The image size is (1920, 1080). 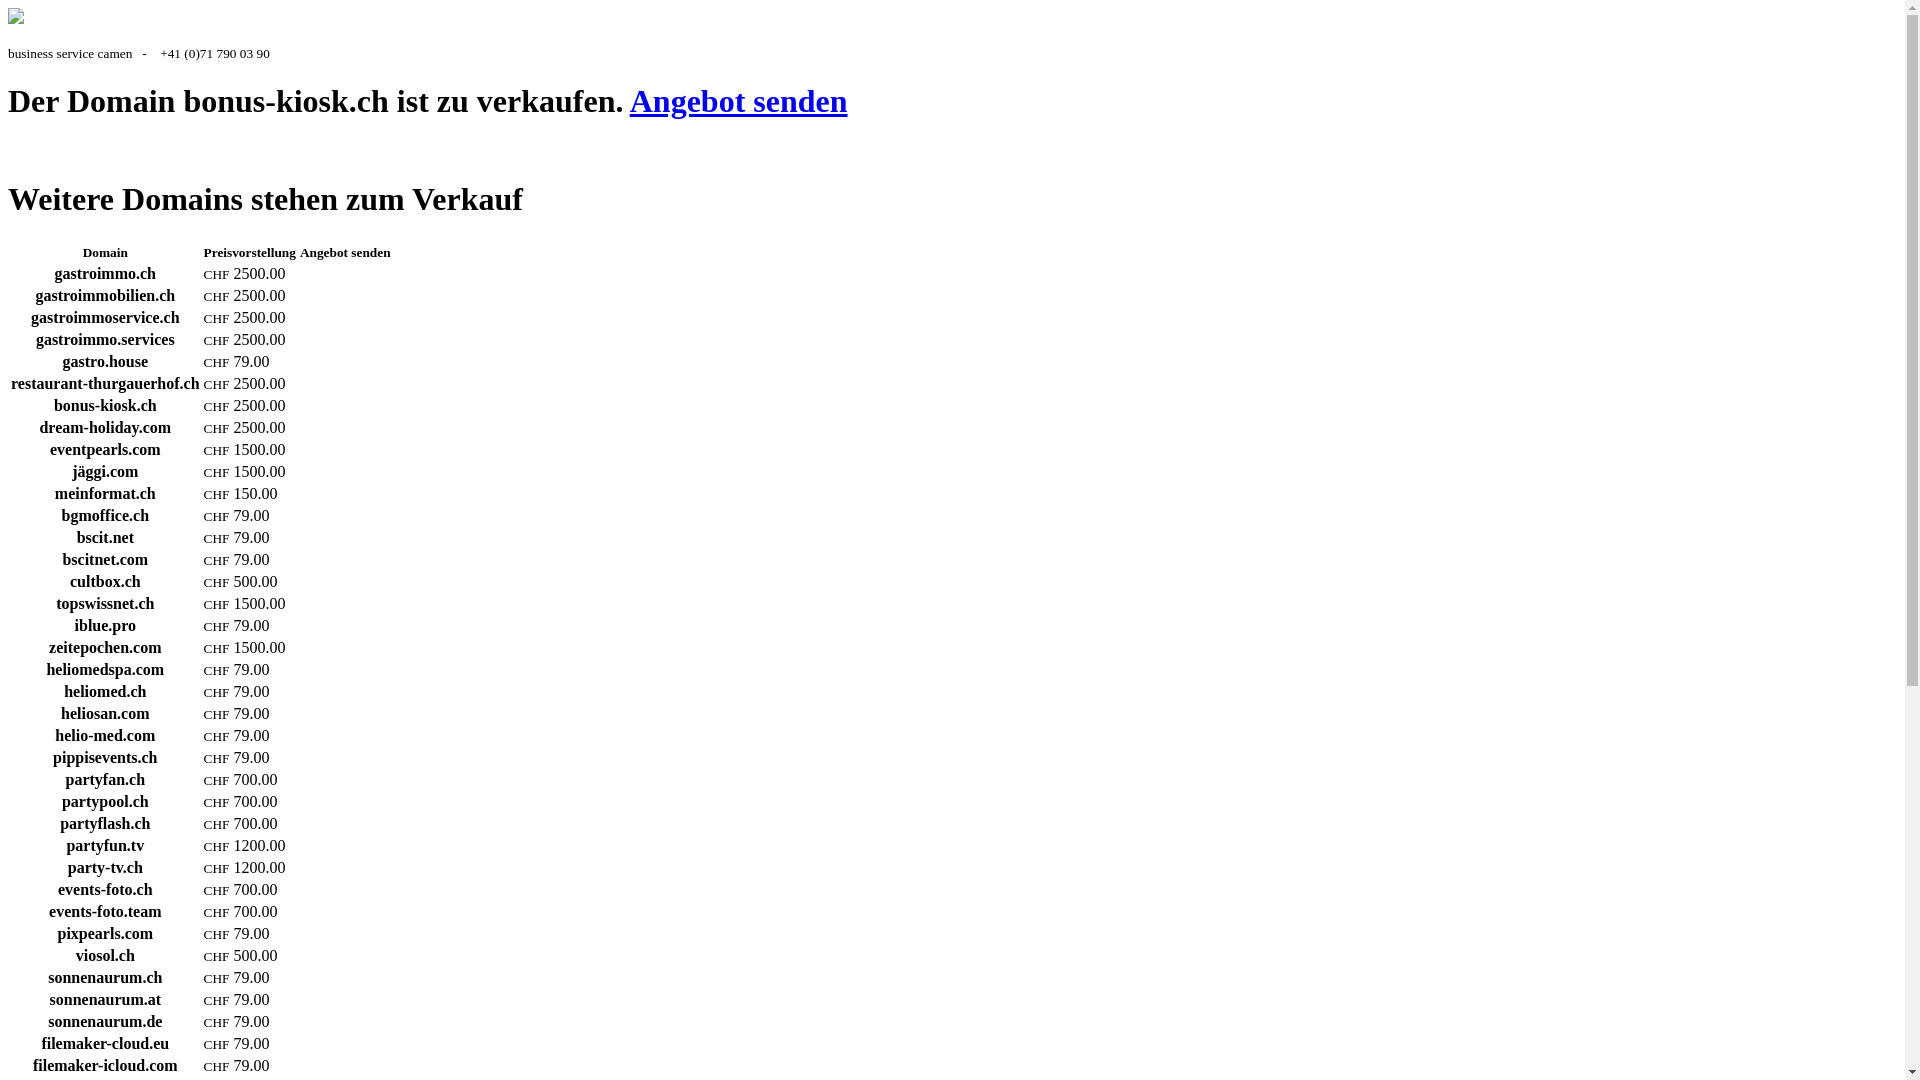 What do you see at coordinates (738, 100) in the screenshot?
I see `'Angebot senden'` at bounding box center [738, 100].